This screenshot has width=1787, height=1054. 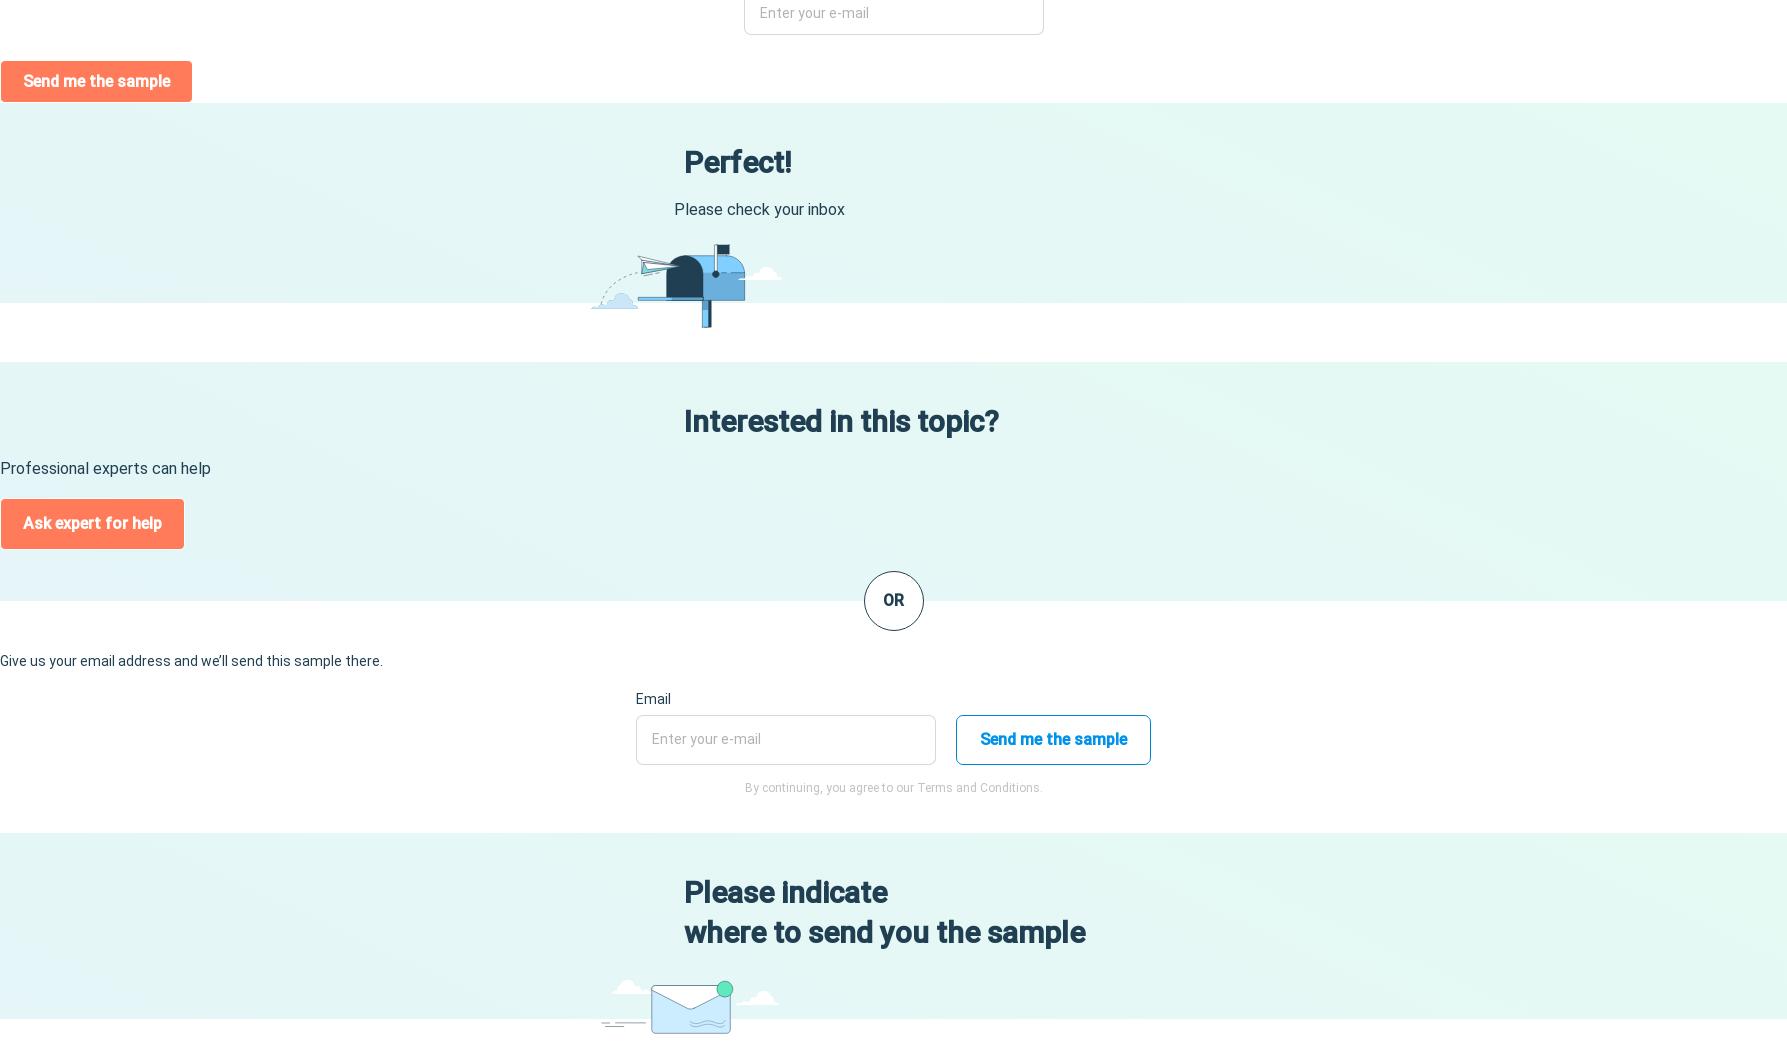 I want to click on 'Please check your inbox', so click(x=758, y=208).